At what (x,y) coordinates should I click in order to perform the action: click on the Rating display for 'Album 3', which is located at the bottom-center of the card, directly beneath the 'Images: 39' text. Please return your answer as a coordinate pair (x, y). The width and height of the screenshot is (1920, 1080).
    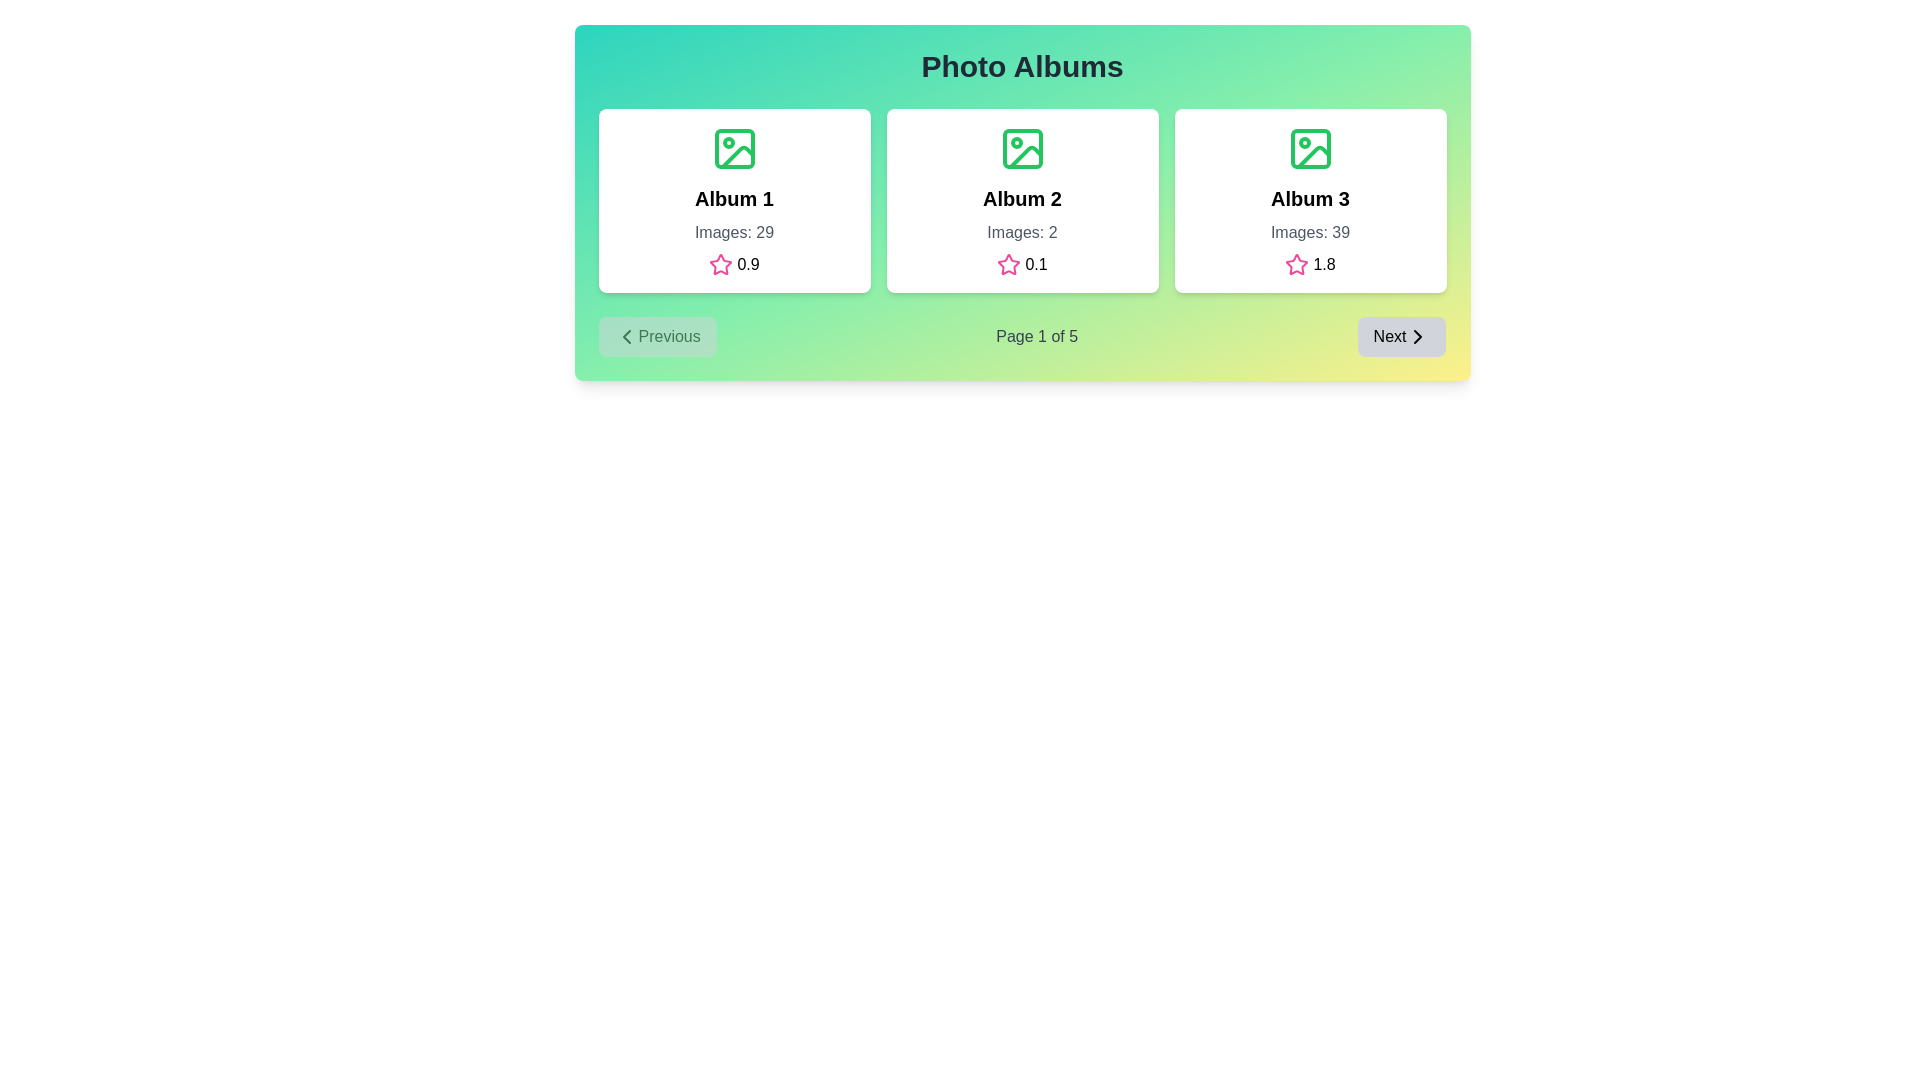
    Looking at the image, I should click on (1310, 264).